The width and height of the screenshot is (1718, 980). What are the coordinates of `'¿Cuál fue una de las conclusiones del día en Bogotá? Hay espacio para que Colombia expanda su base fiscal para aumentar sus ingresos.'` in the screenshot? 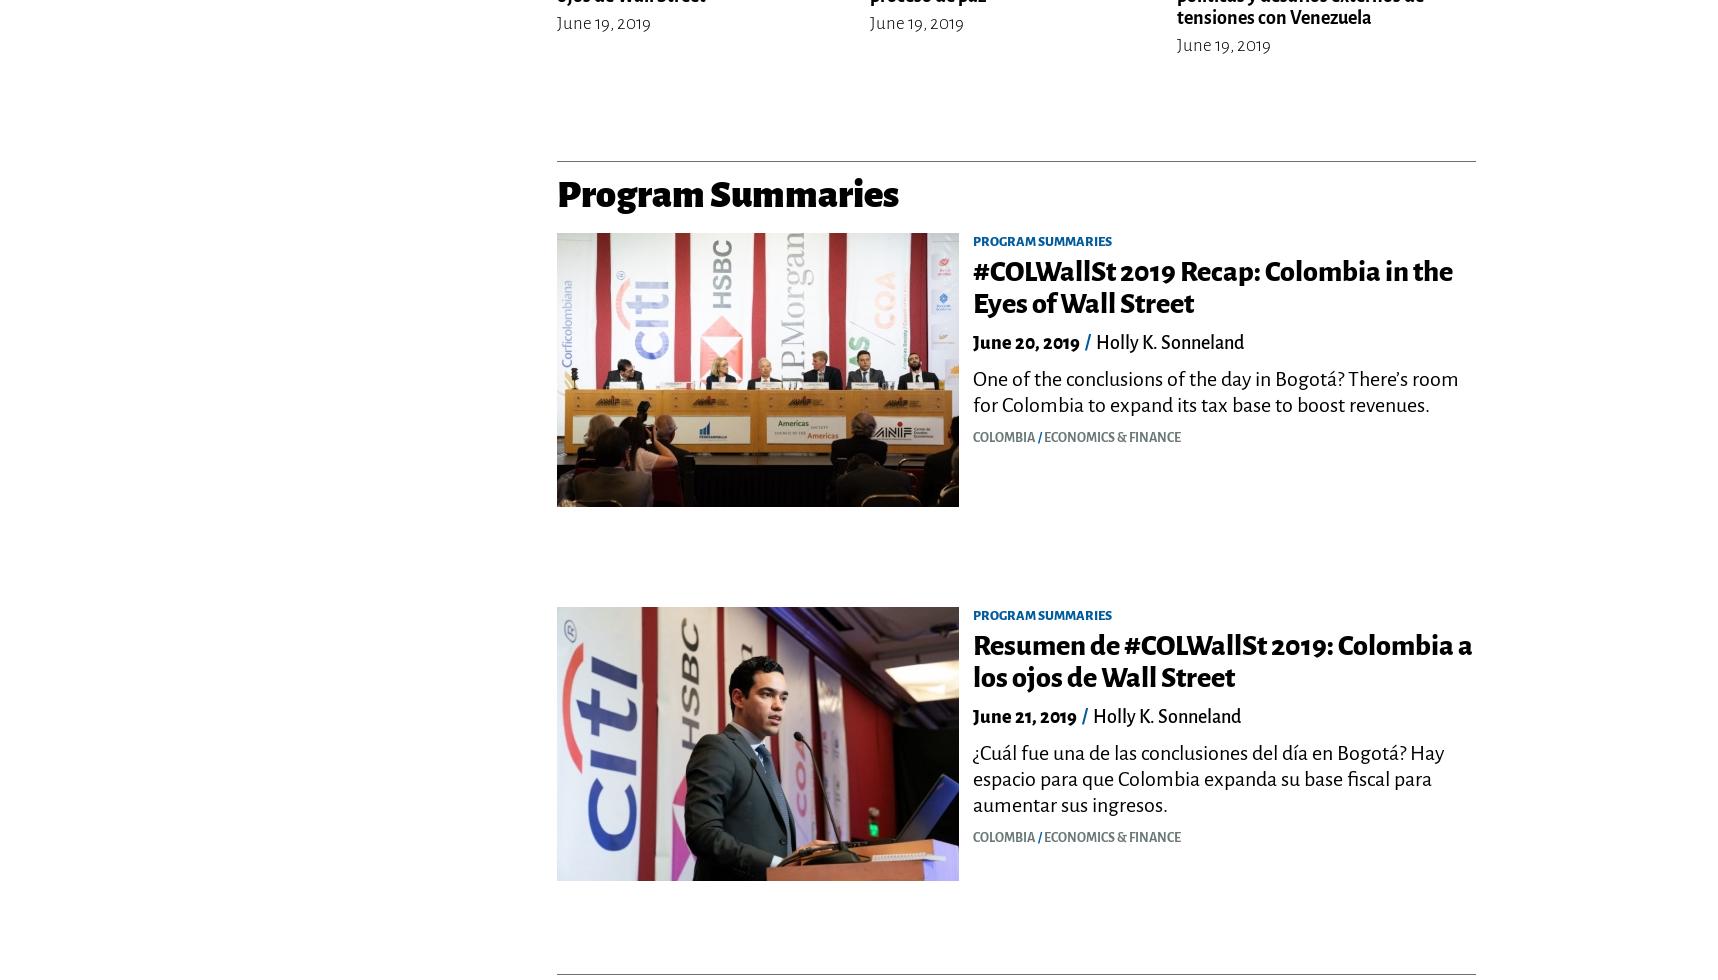 It's located at (973, 778).